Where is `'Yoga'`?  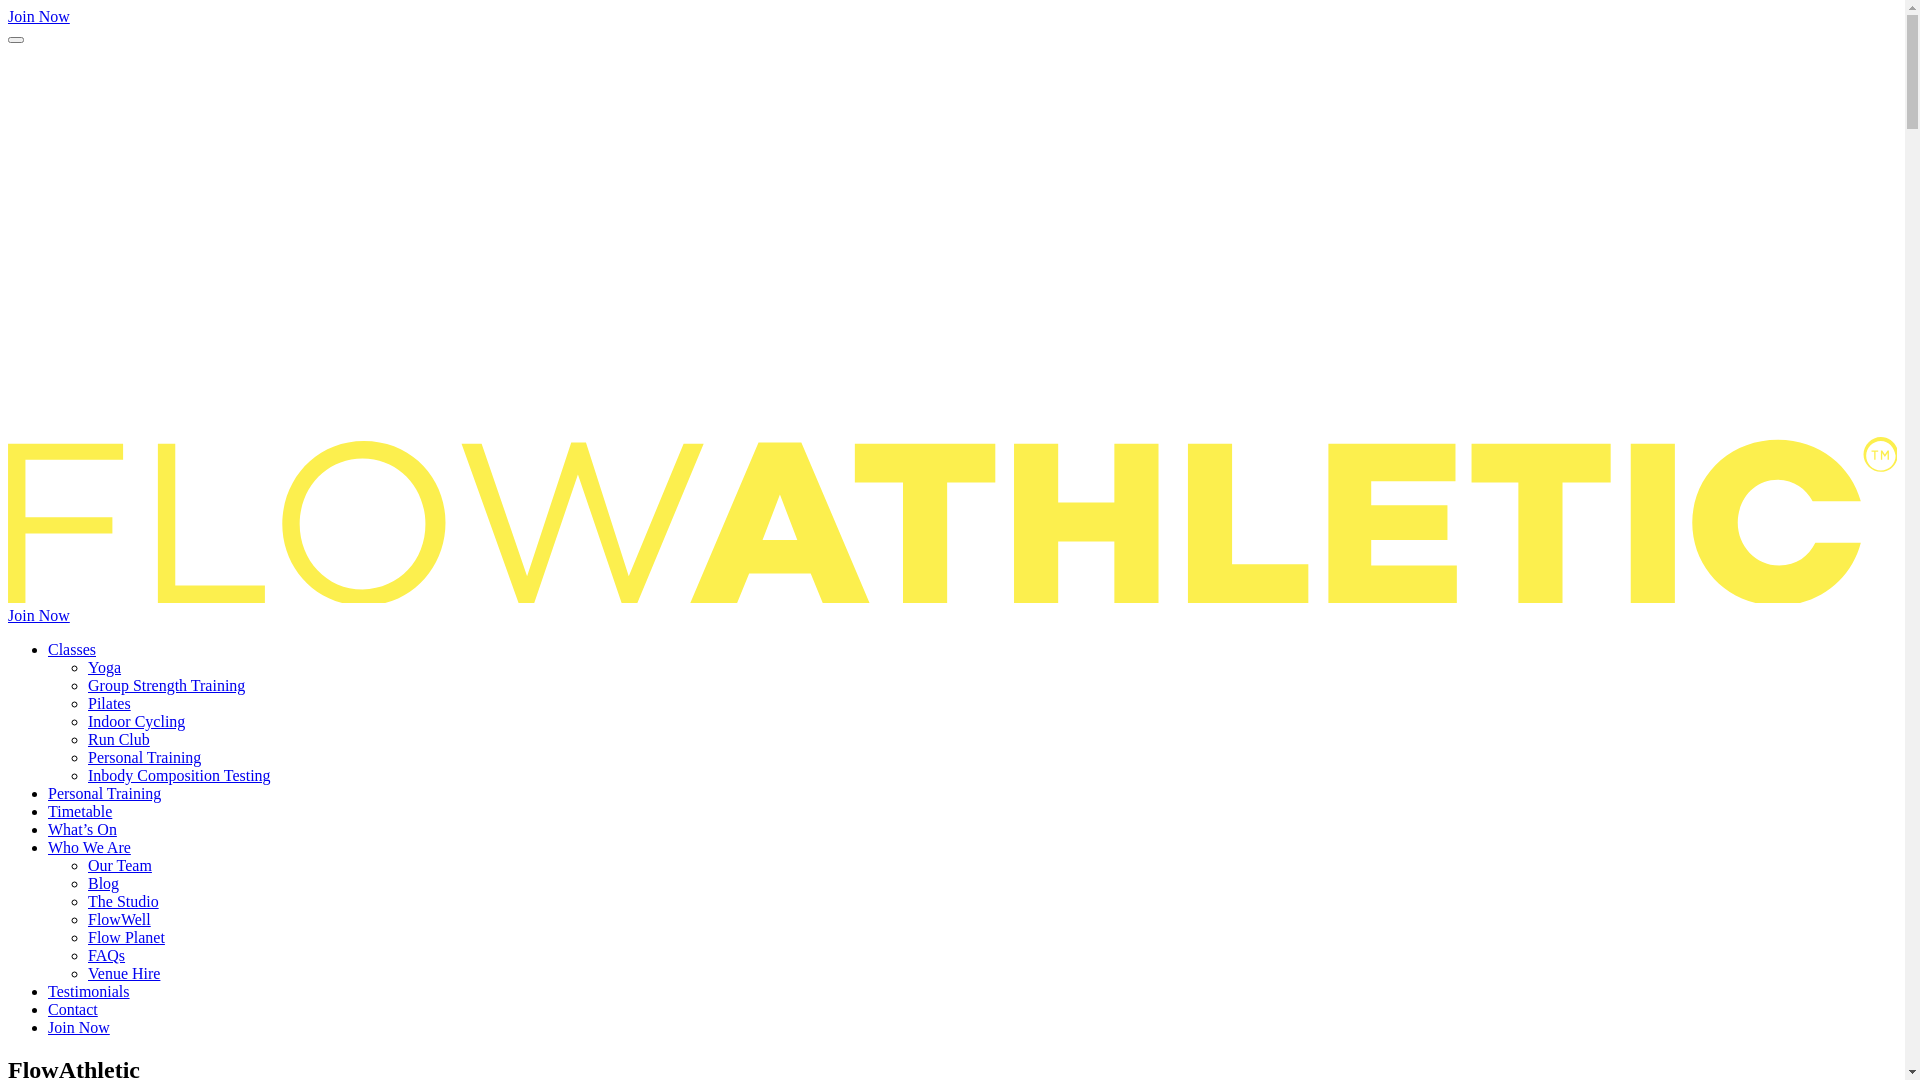
'Yoga' is located at coordinates (103, 667).